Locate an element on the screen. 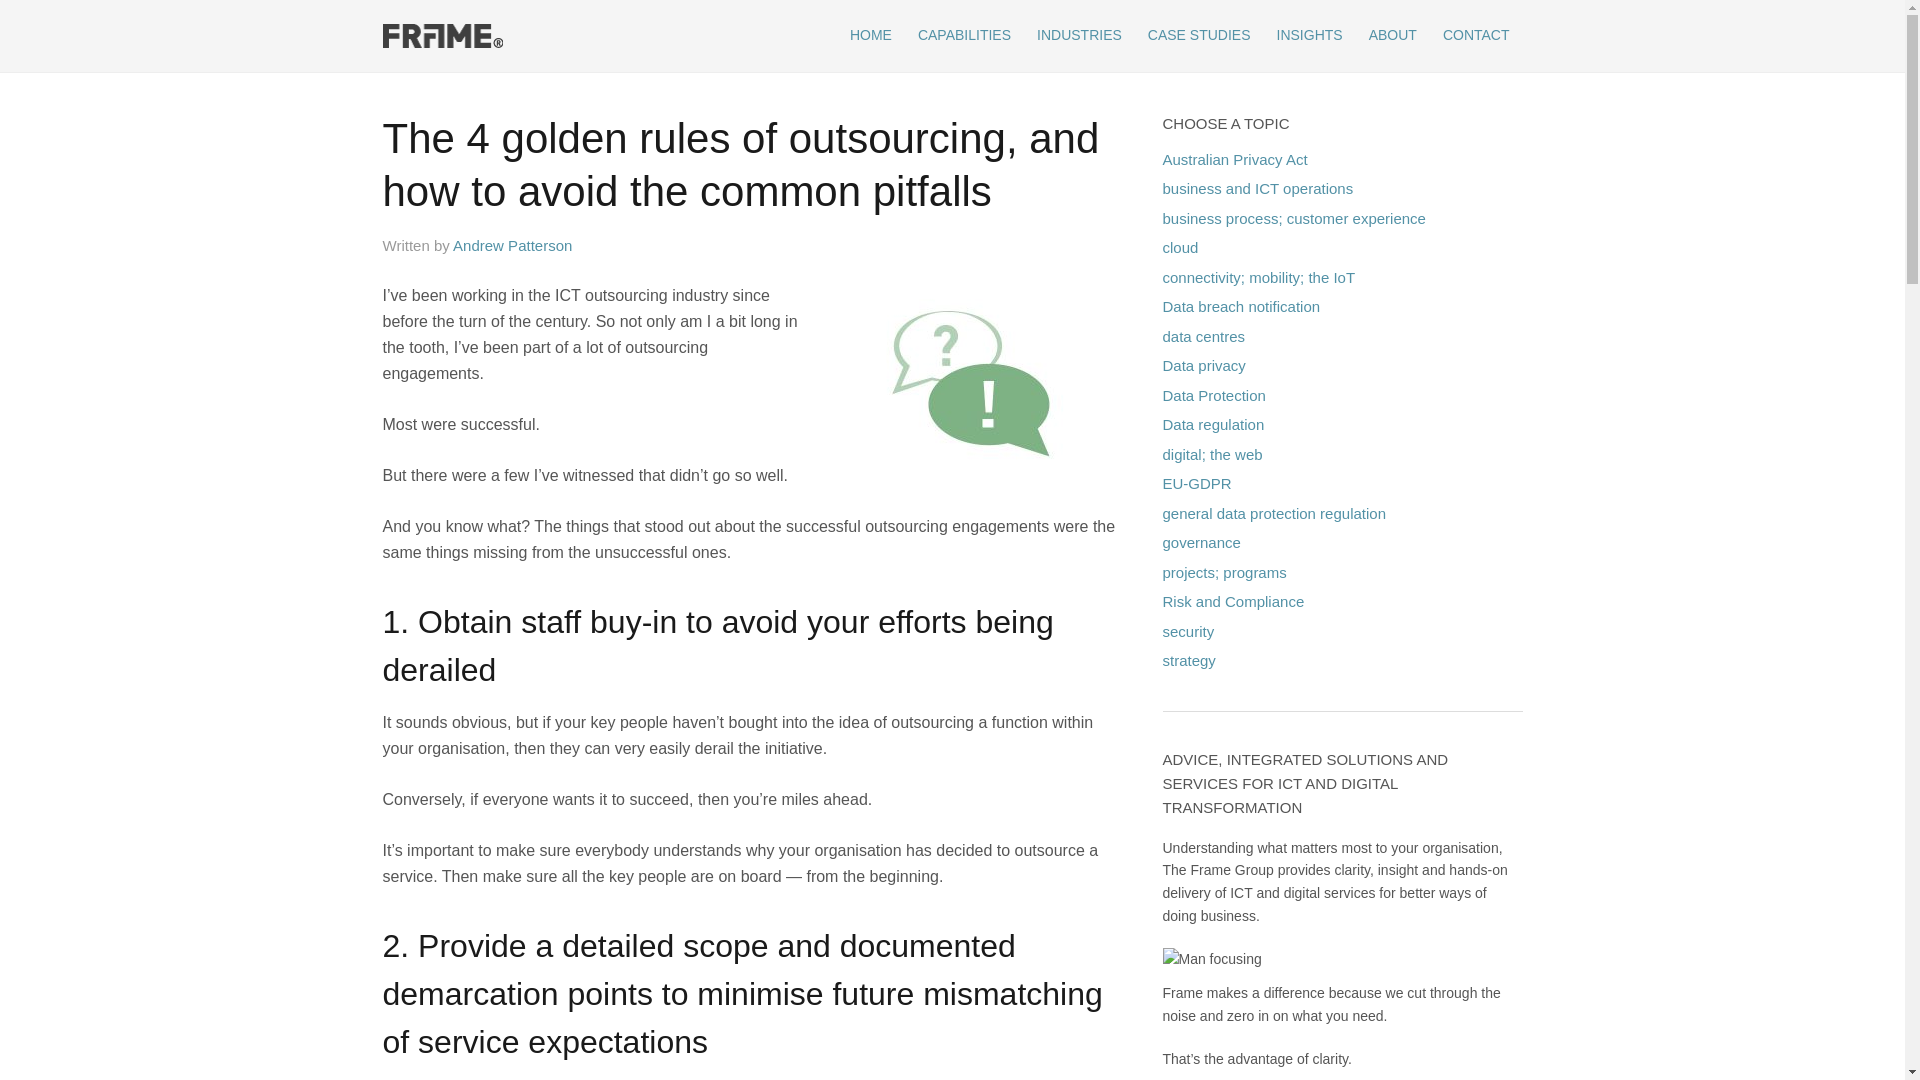 The image size is (1920, 1080). 'business and ICT operations' is located at coordinates (1256, 188).